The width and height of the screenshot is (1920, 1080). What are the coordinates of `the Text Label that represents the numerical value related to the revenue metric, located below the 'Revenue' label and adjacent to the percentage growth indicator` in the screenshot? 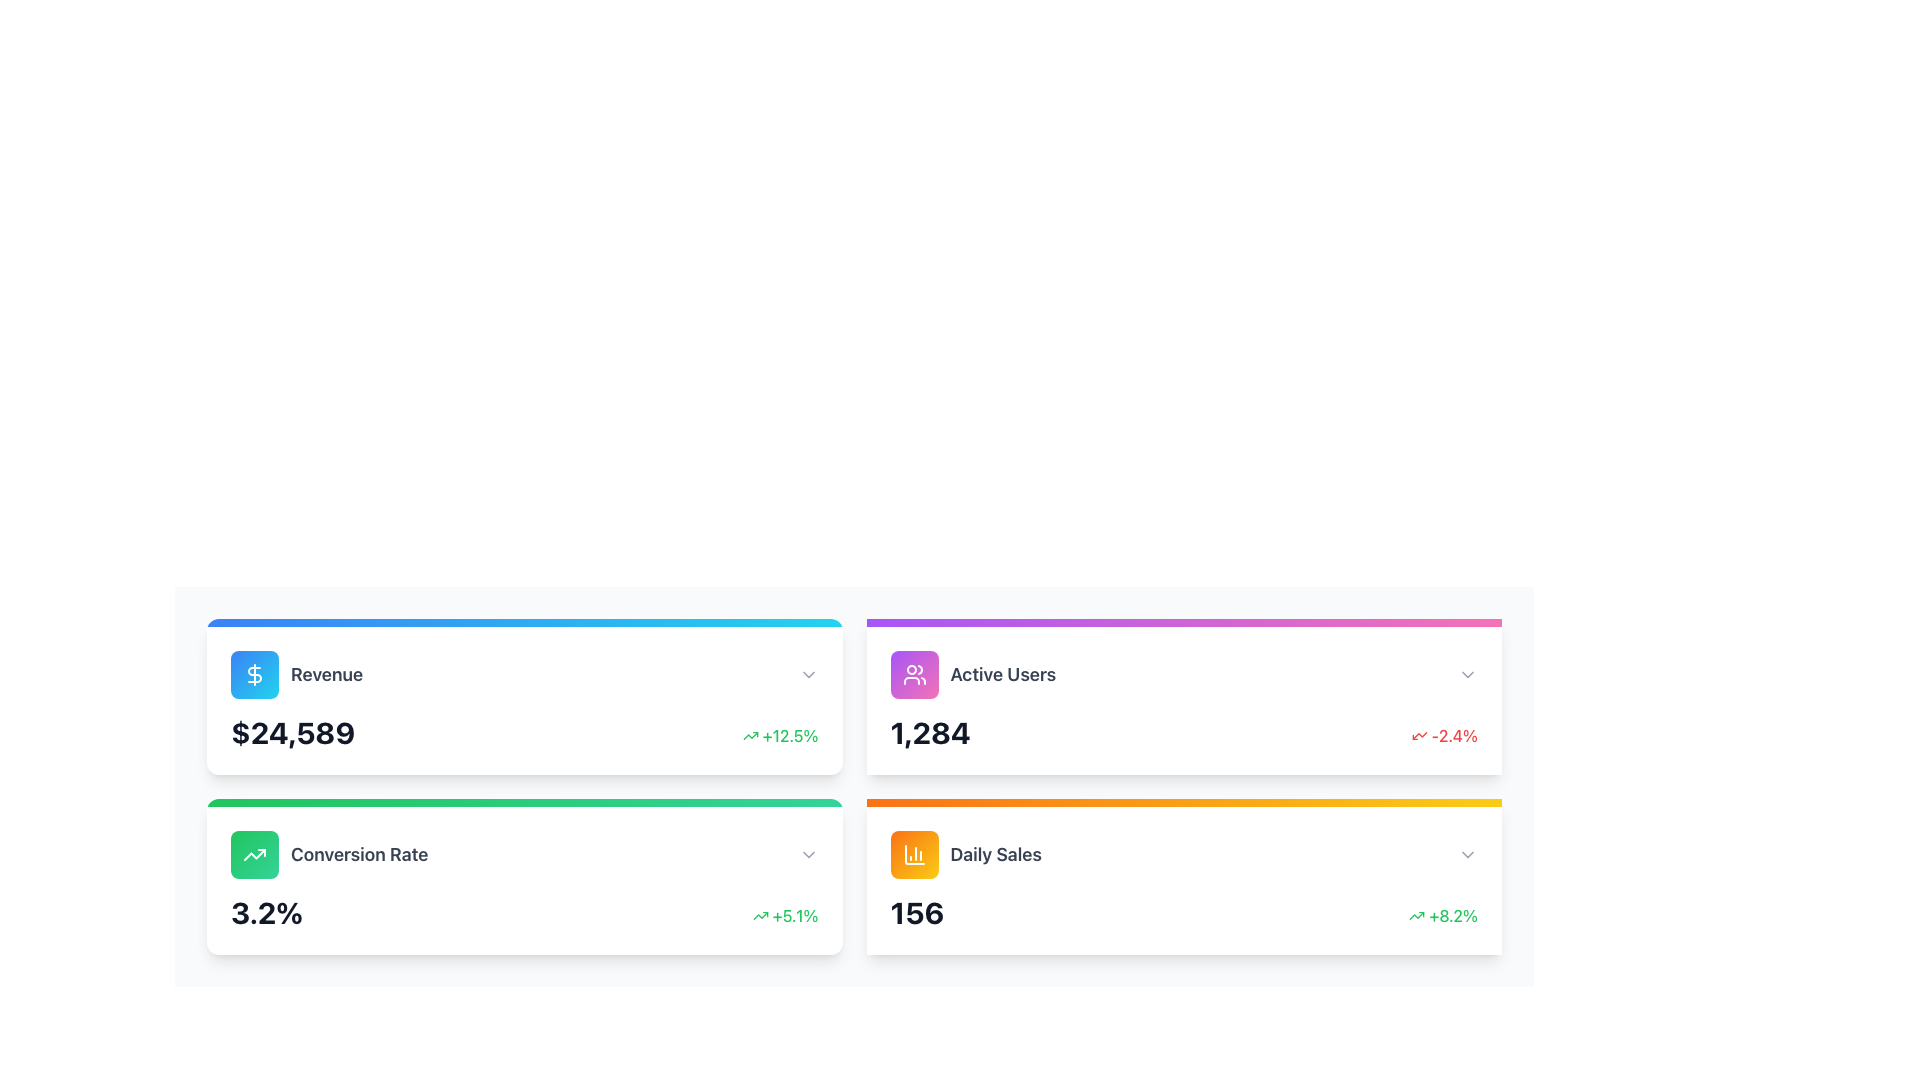 It's located at (292, 732).